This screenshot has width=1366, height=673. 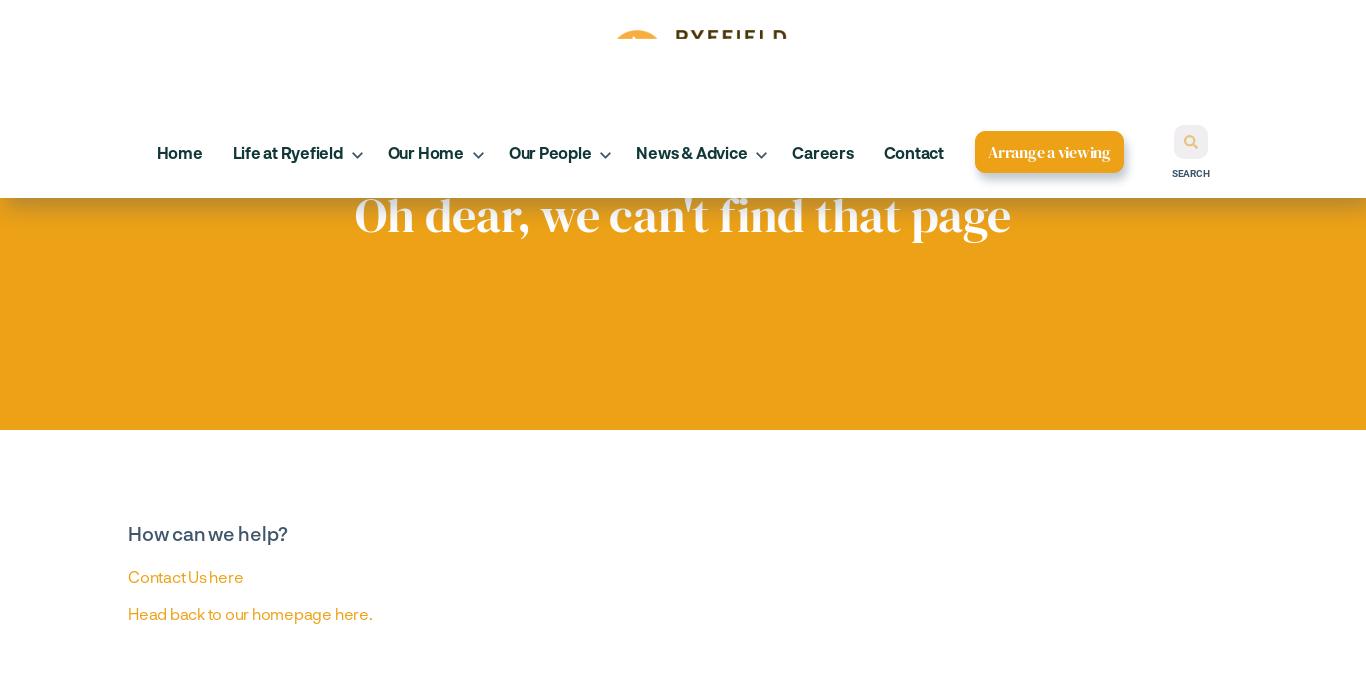 What do you see at coordinates (184, 575) in the screenshot?
I see `'Contact Us here'` at bounding box center [184, 575].